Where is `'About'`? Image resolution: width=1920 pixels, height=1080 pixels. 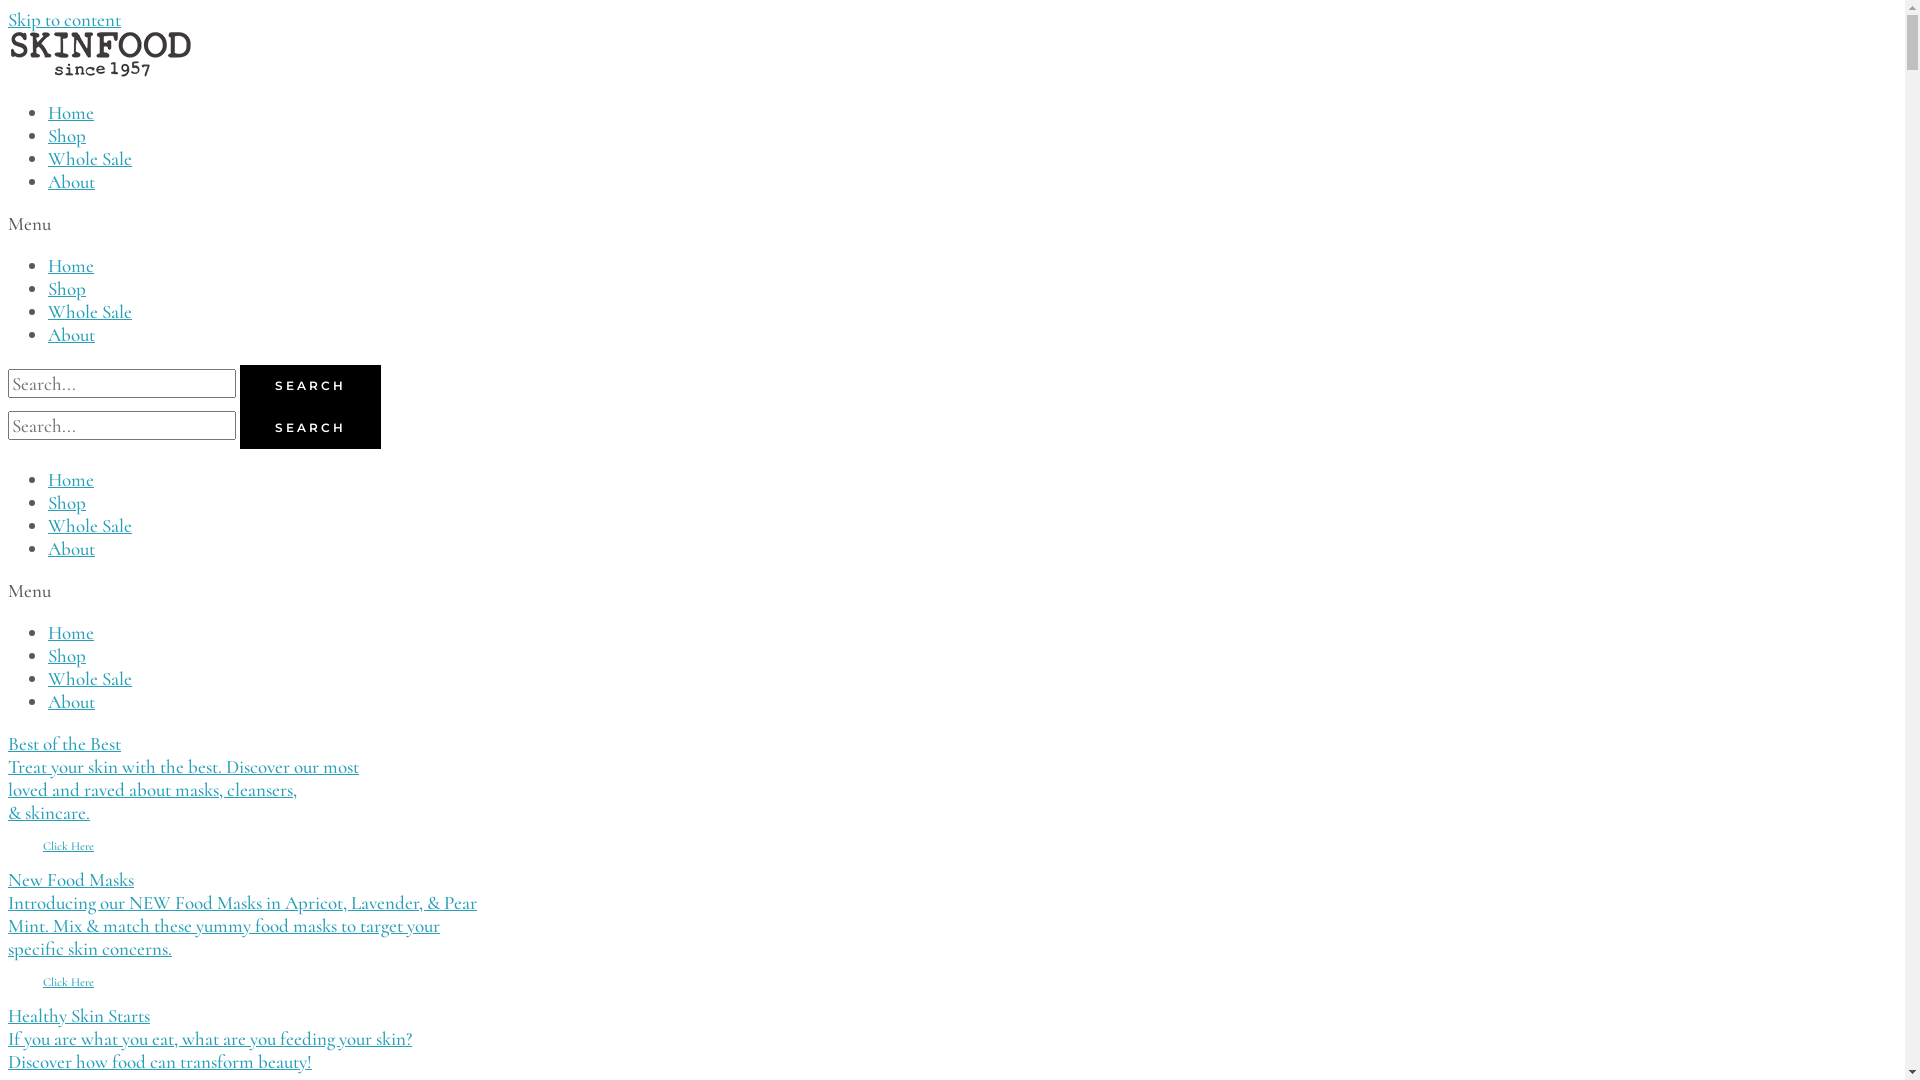 'About' is located at coordinates (71, 548).